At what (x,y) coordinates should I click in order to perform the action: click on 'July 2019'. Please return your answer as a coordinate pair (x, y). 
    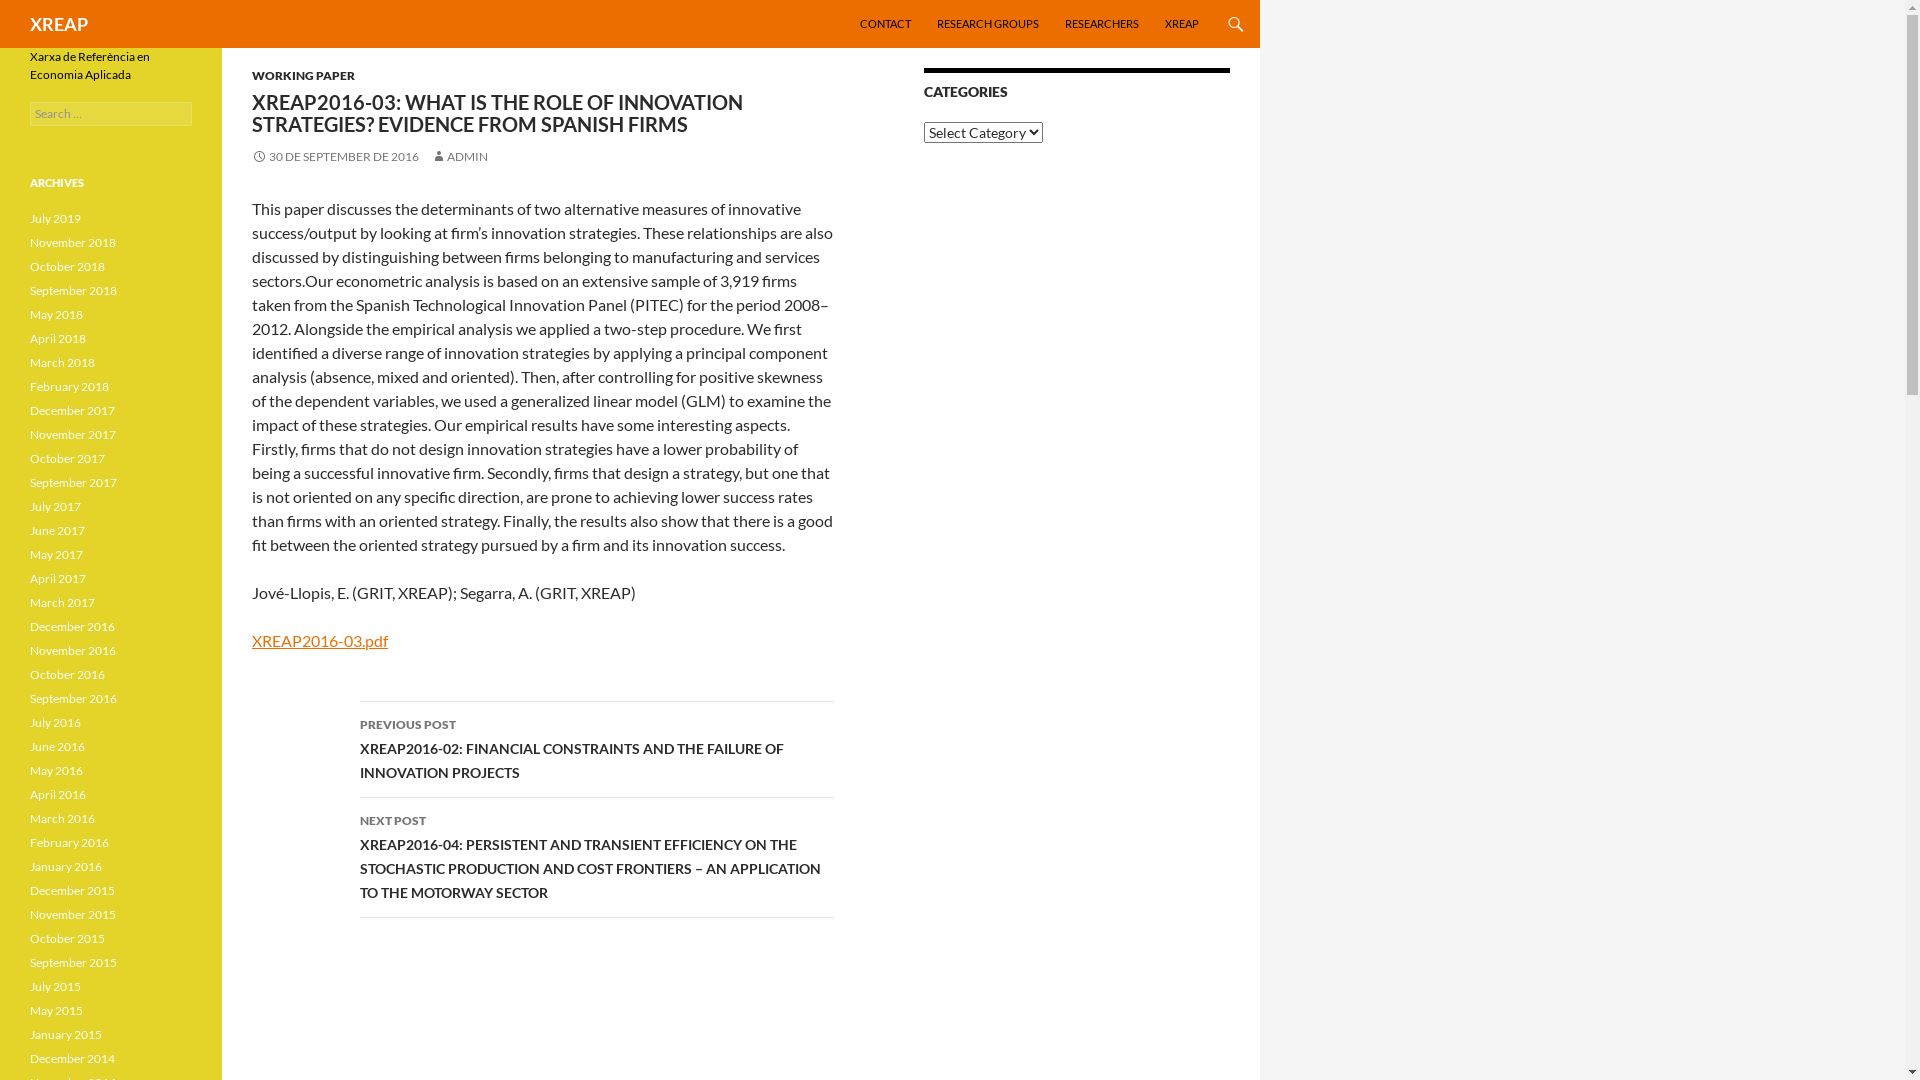
    Looking at the image, I should click on (55, 218).